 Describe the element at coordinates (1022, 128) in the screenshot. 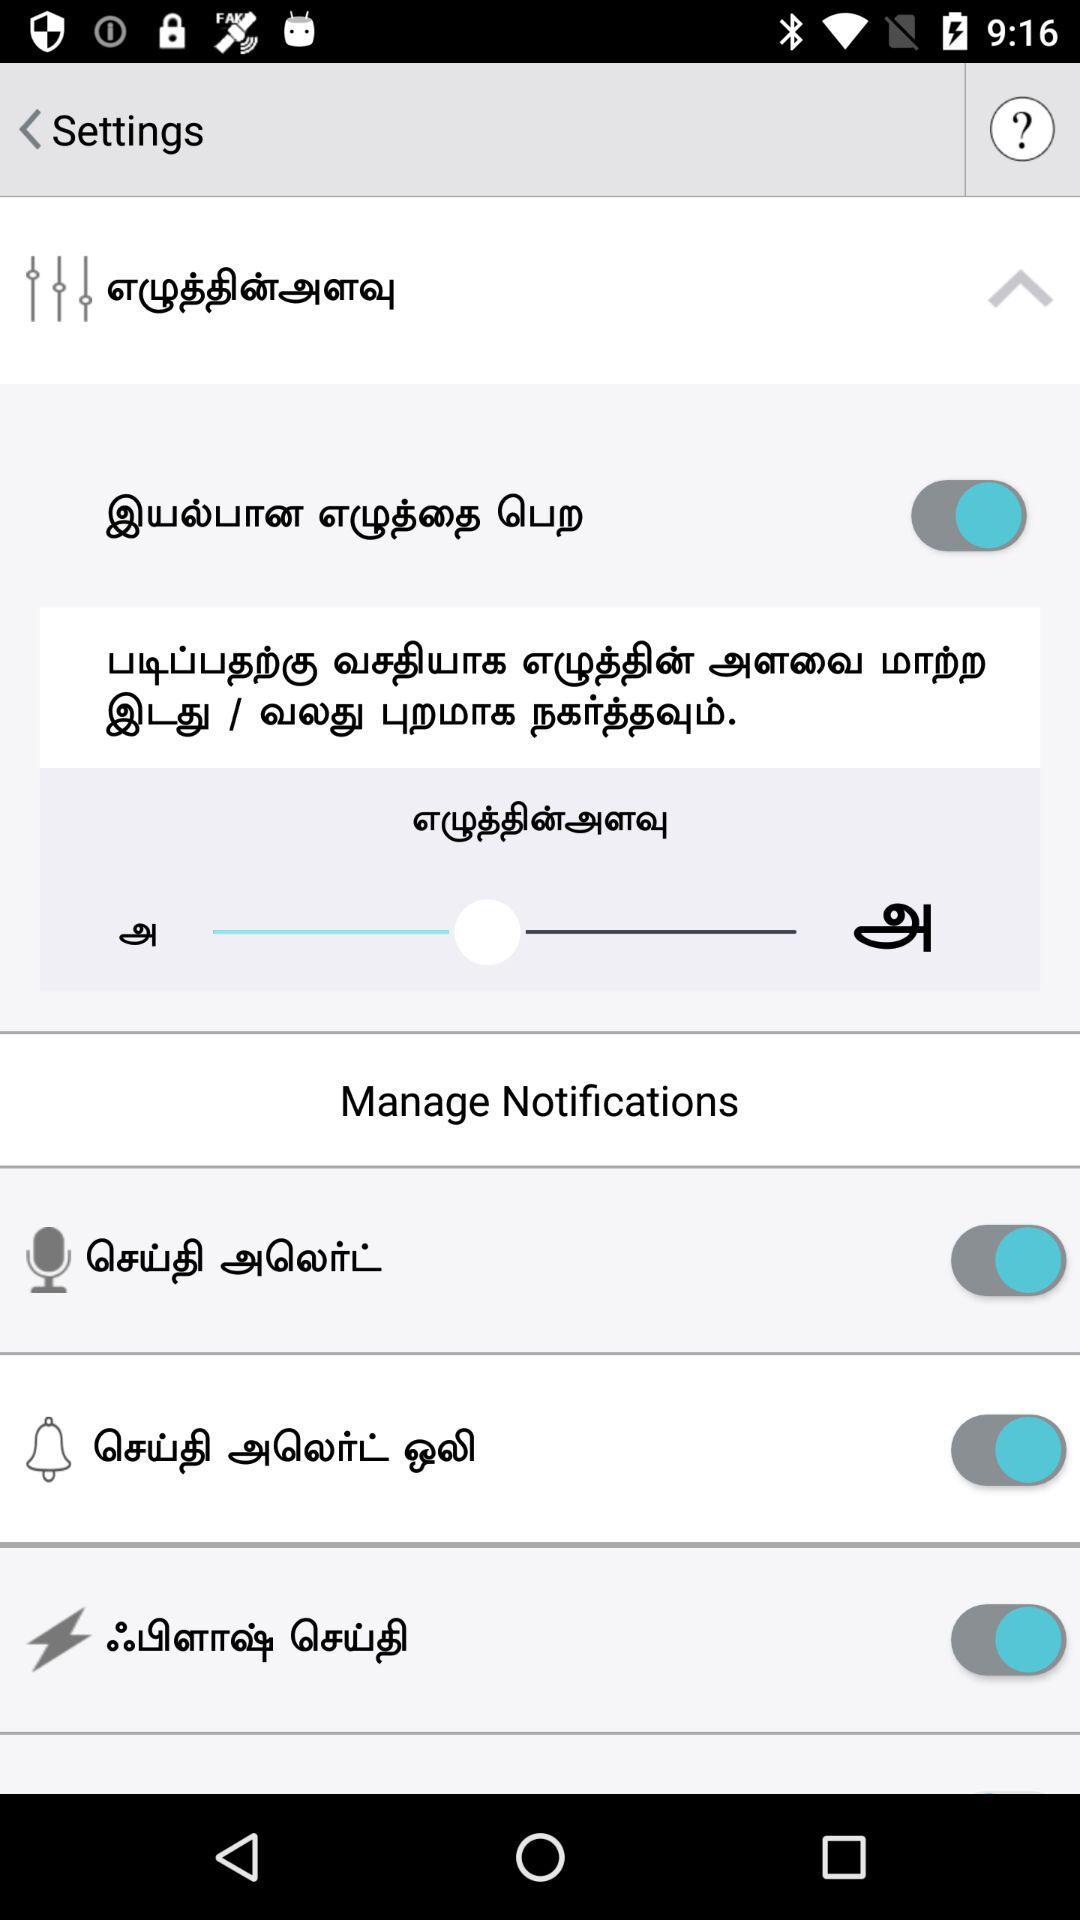

I see `open help interface` at that location.